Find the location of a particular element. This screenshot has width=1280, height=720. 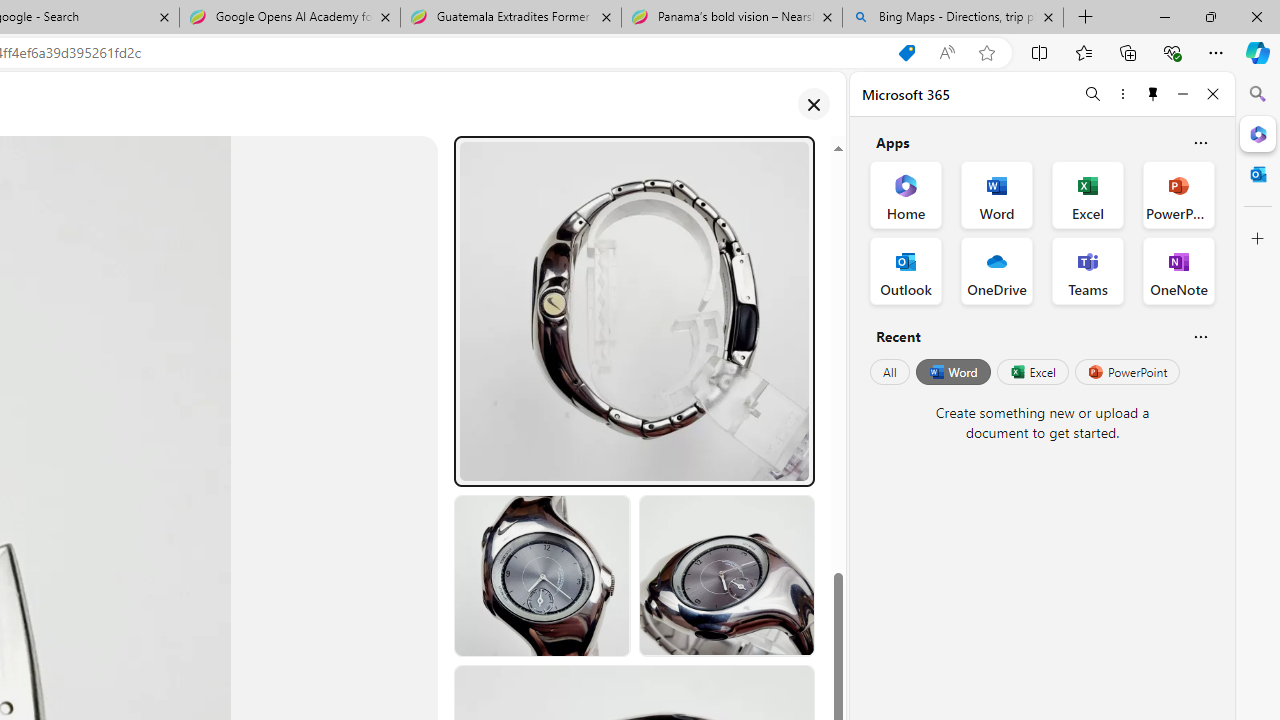

'Home Office App' is located at coordinates (905, 195).